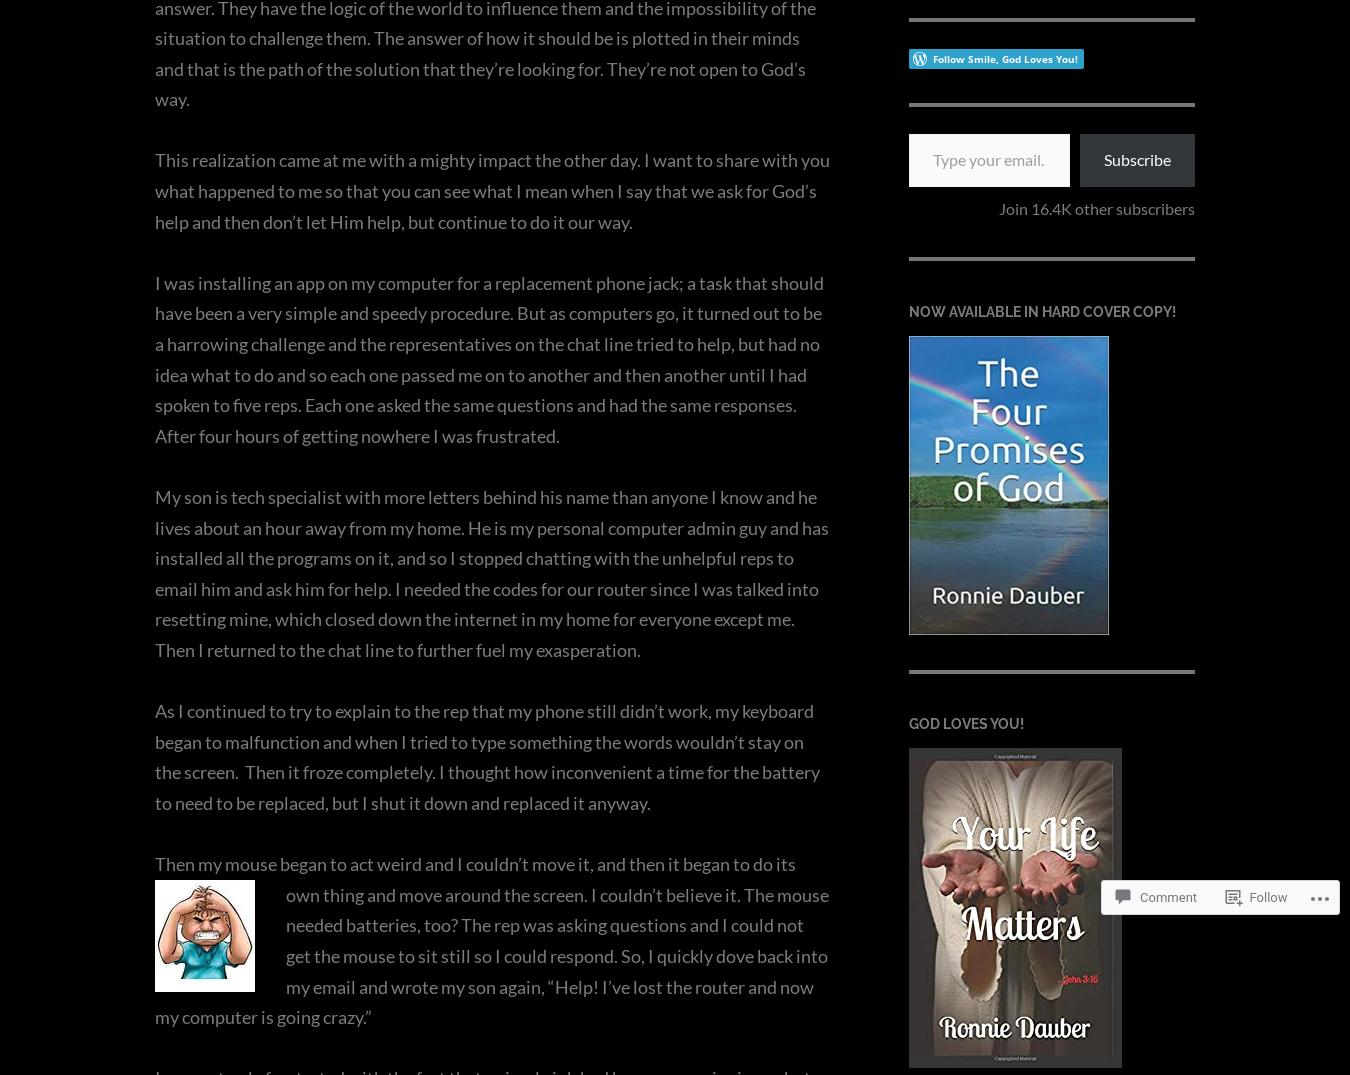 The width and height of the screenshot is (1350, 1075). What do you see at coordinates (1249, 896) in the screenshot?
I see `'Follow'` at bounding box center [1249, 896].